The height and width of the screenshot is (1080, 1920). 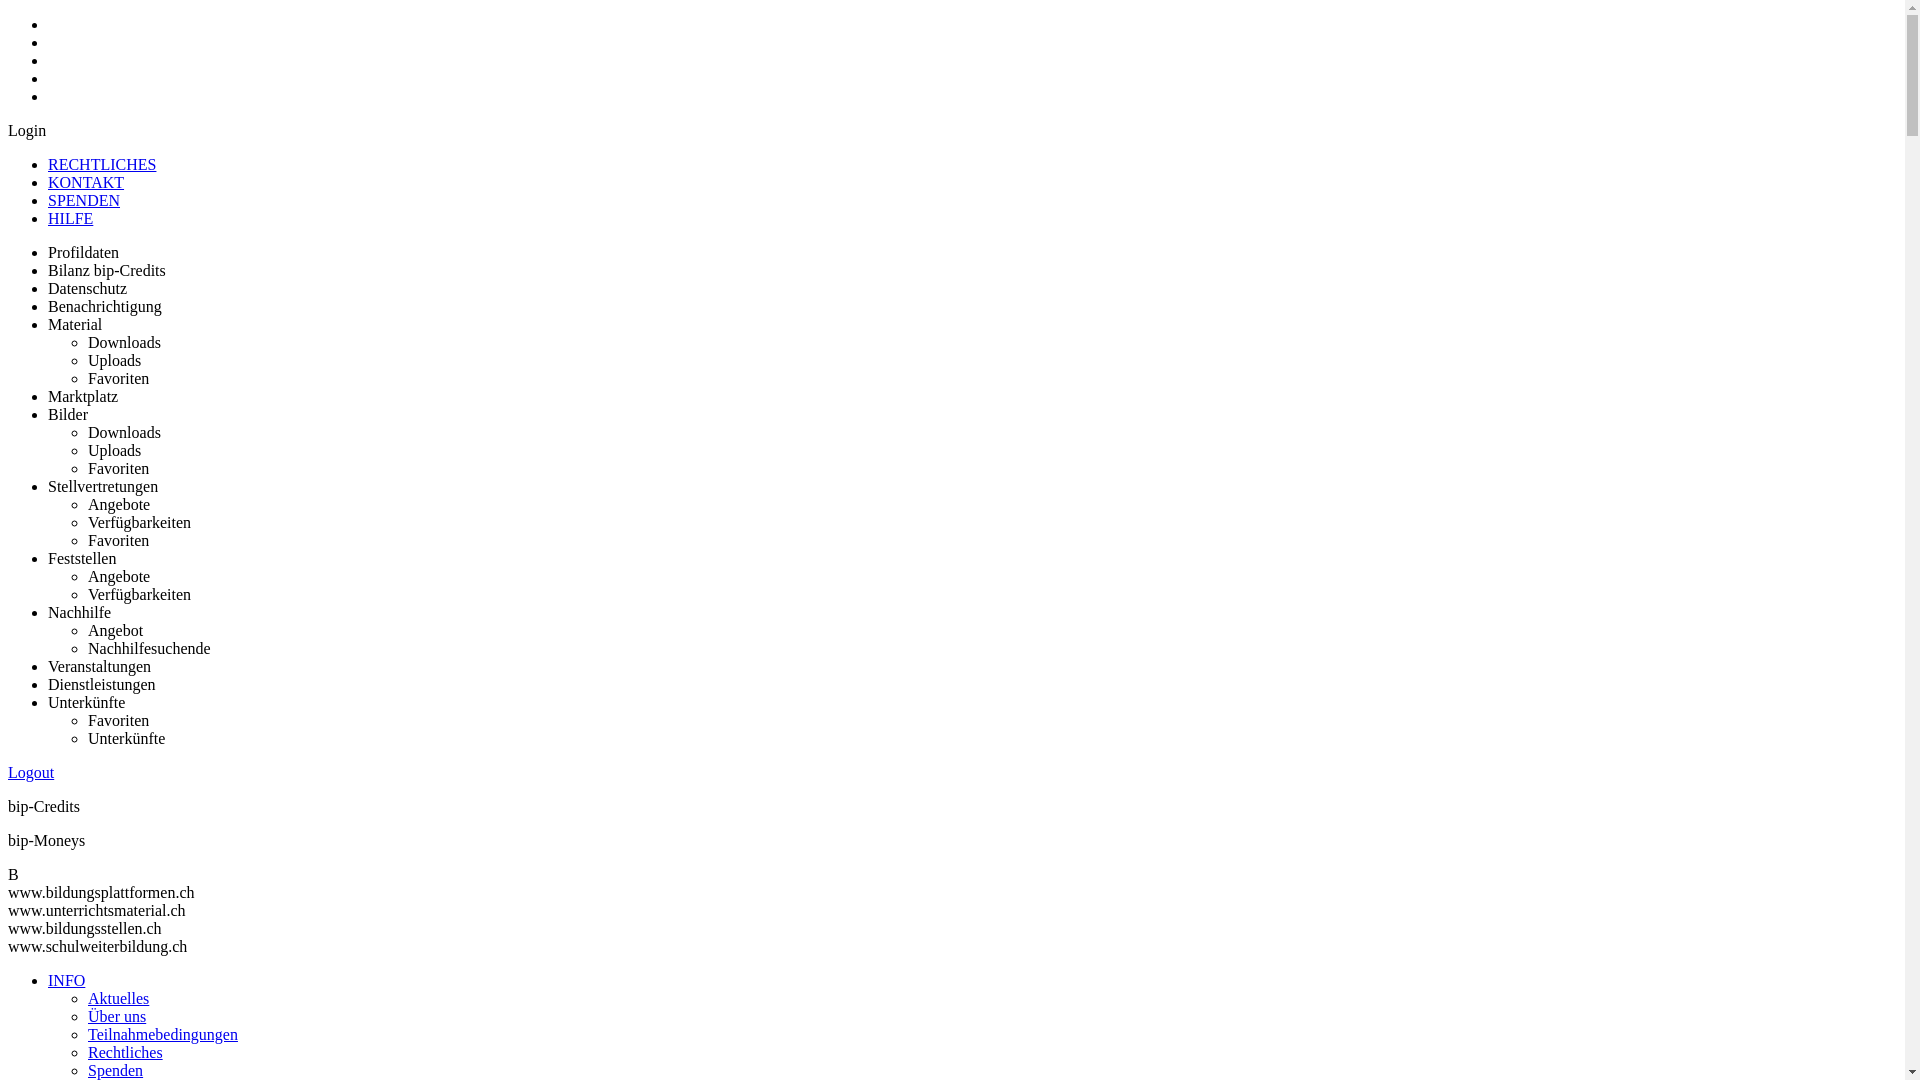 What do you see at coordinates (75, 323) in the screenshot?
I see `'Material'` at bounding box center [75, 323].